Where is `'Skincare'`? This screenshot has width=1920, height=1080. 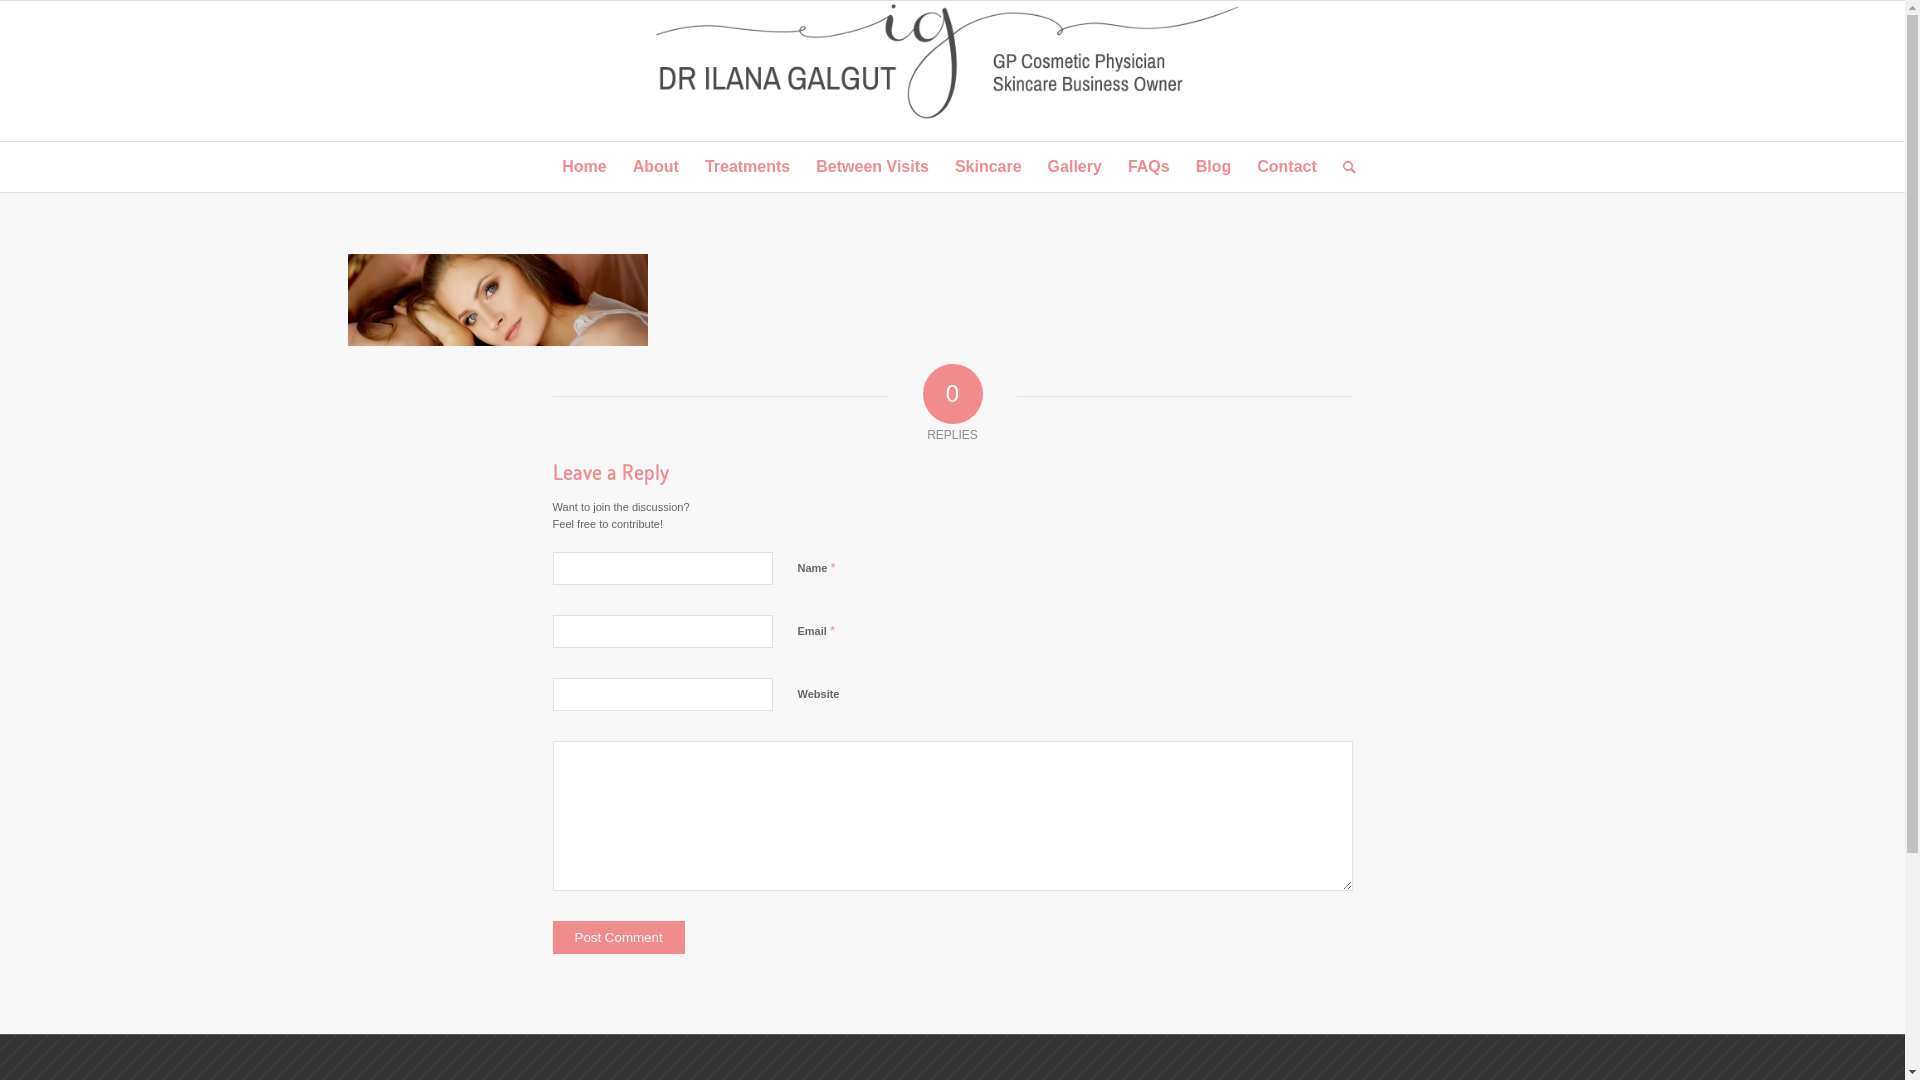
'Skincare' is located at coordinates (988, 165).